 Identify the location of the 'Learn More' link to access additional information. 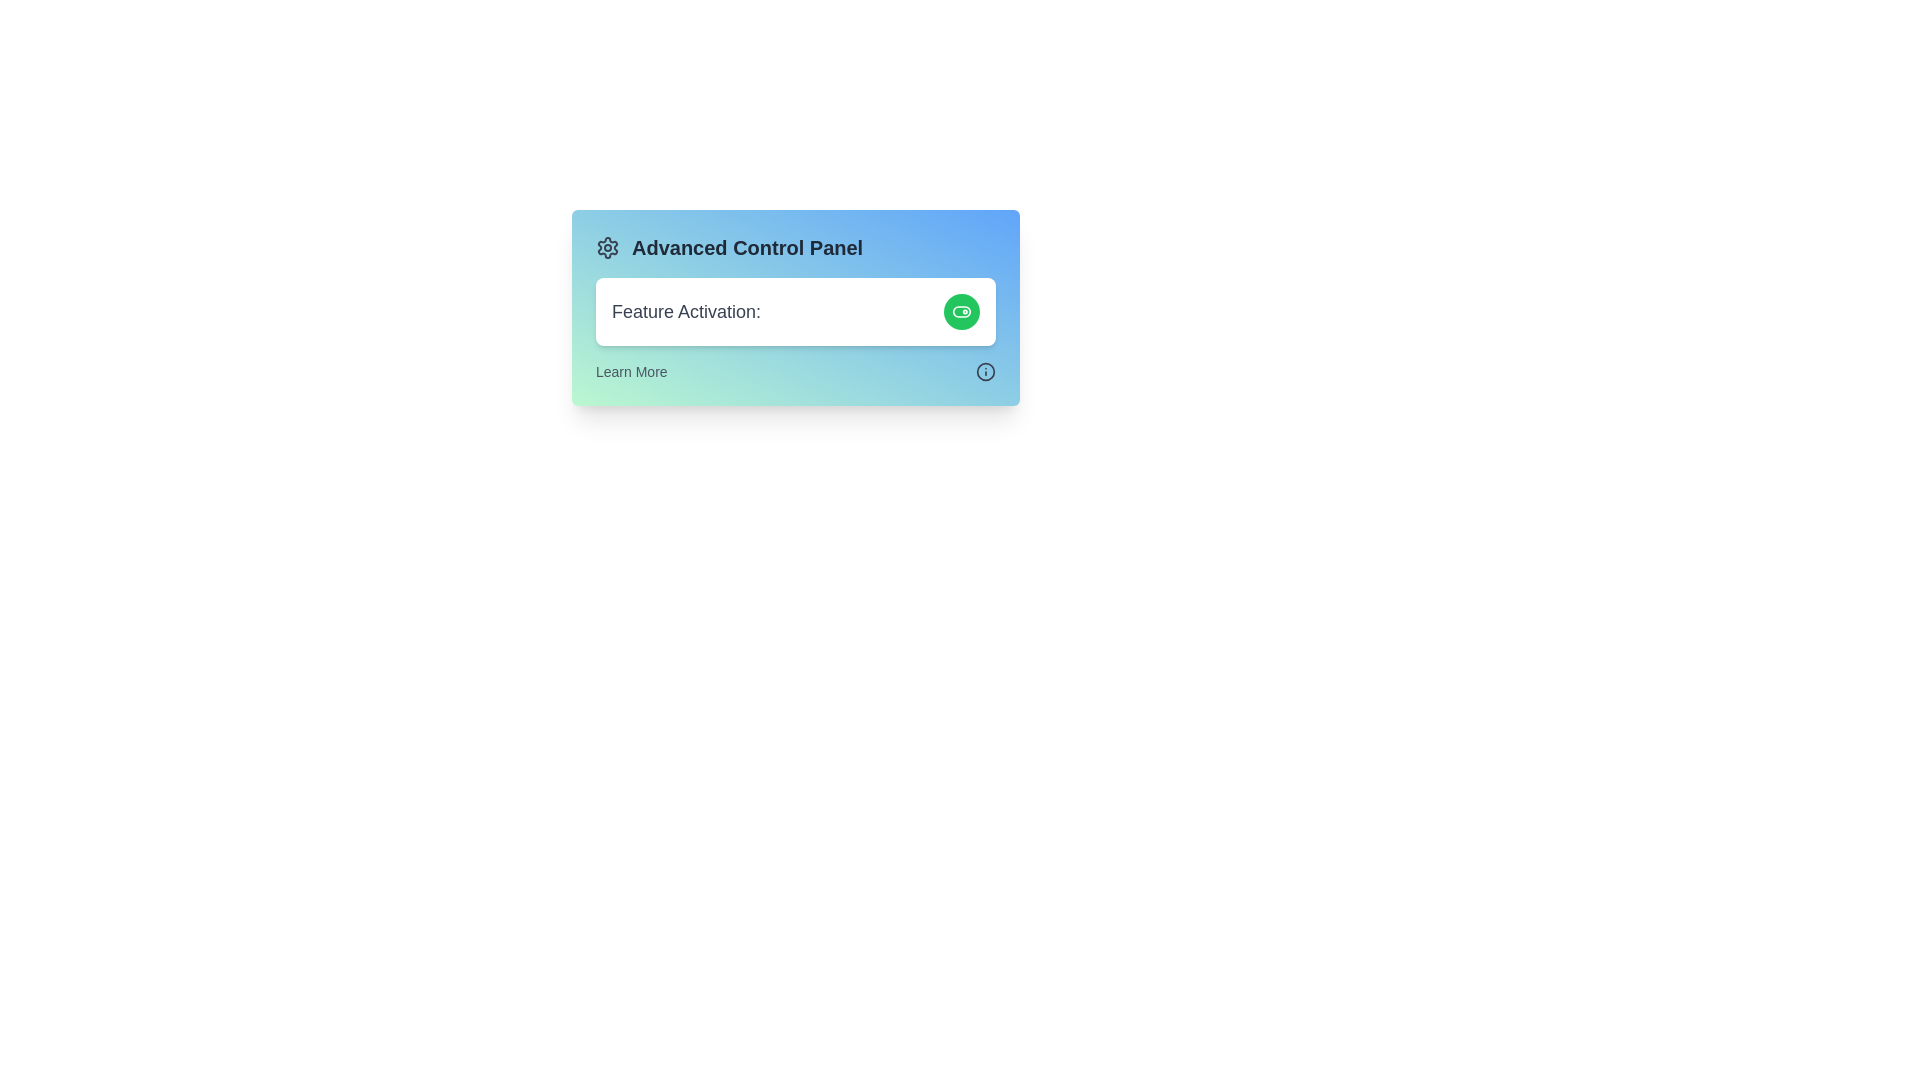
(630, 371).